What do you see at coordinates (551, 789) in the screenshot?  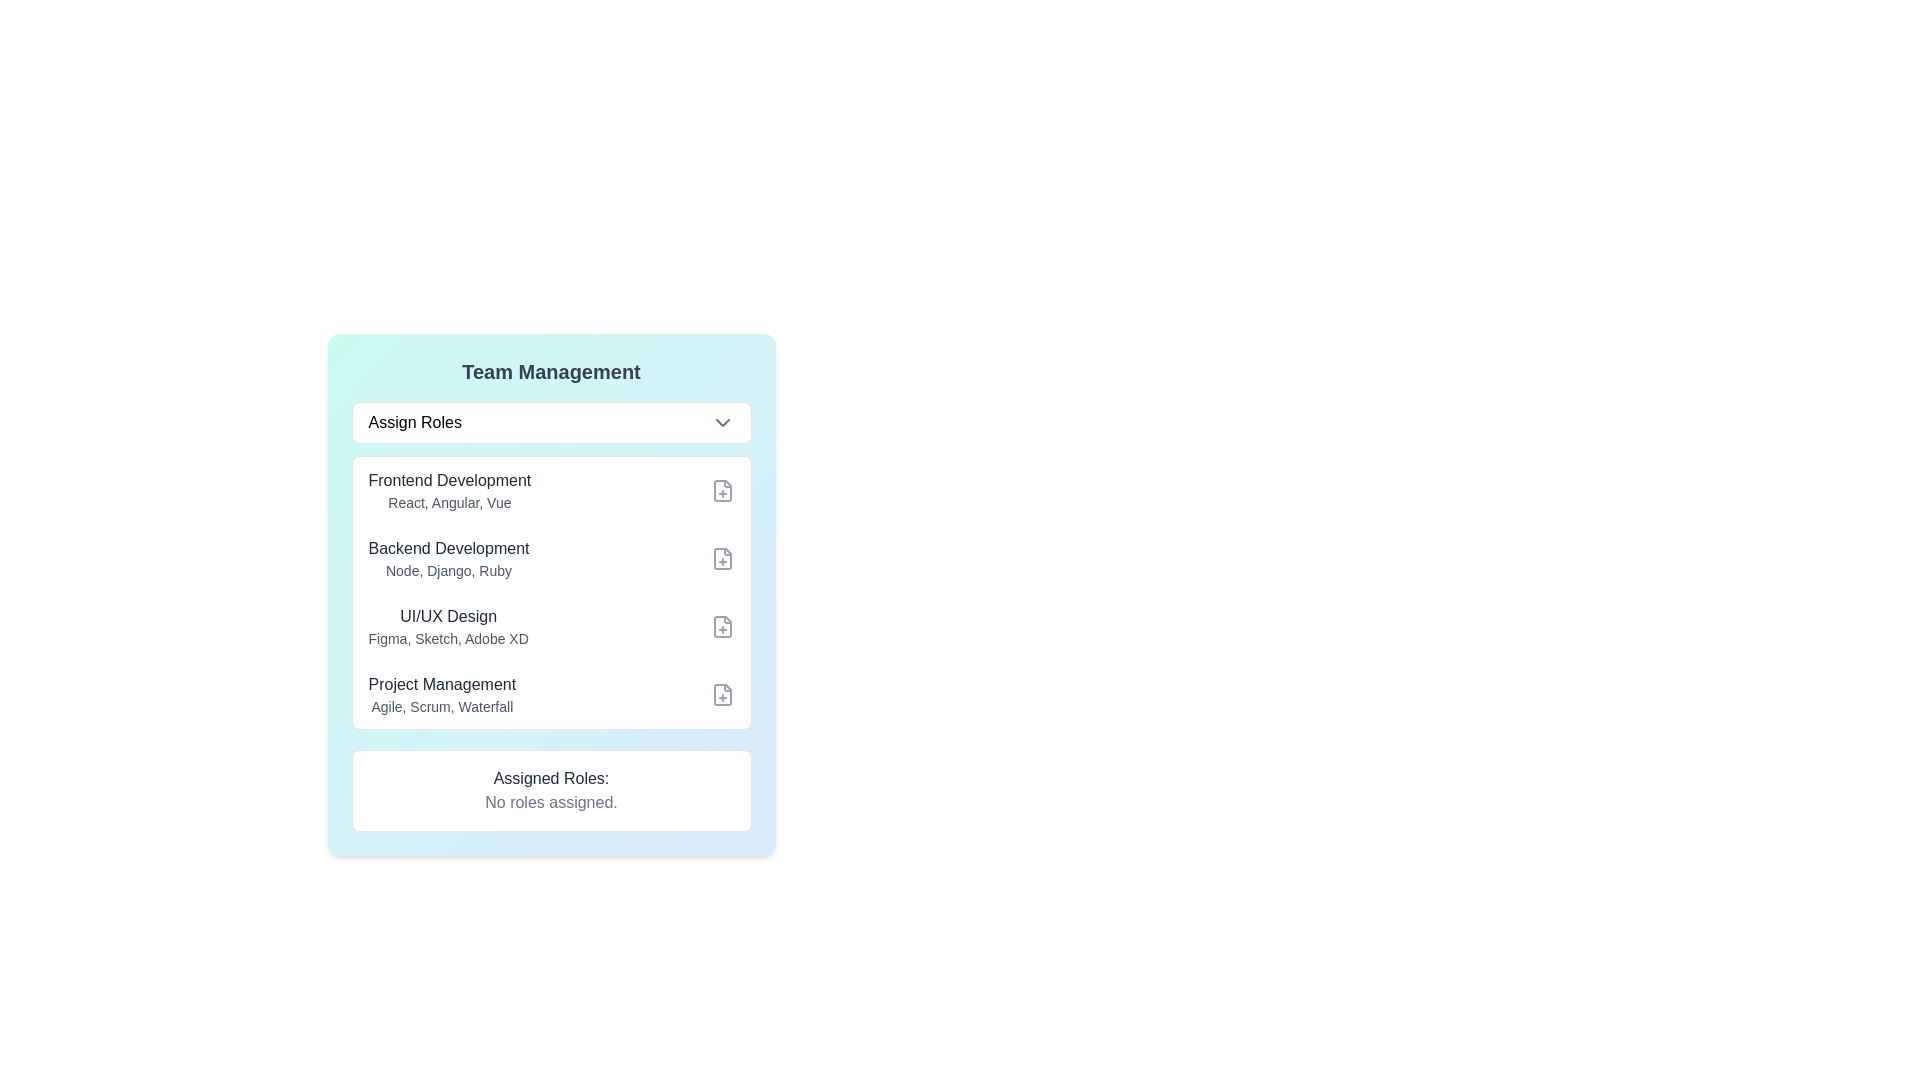 I see `the informational text box that displays 'Assigned Roles:' and 'No roles assigned.' located at the bottom of the 'Team Management' box` at bounding box center [551, 789].